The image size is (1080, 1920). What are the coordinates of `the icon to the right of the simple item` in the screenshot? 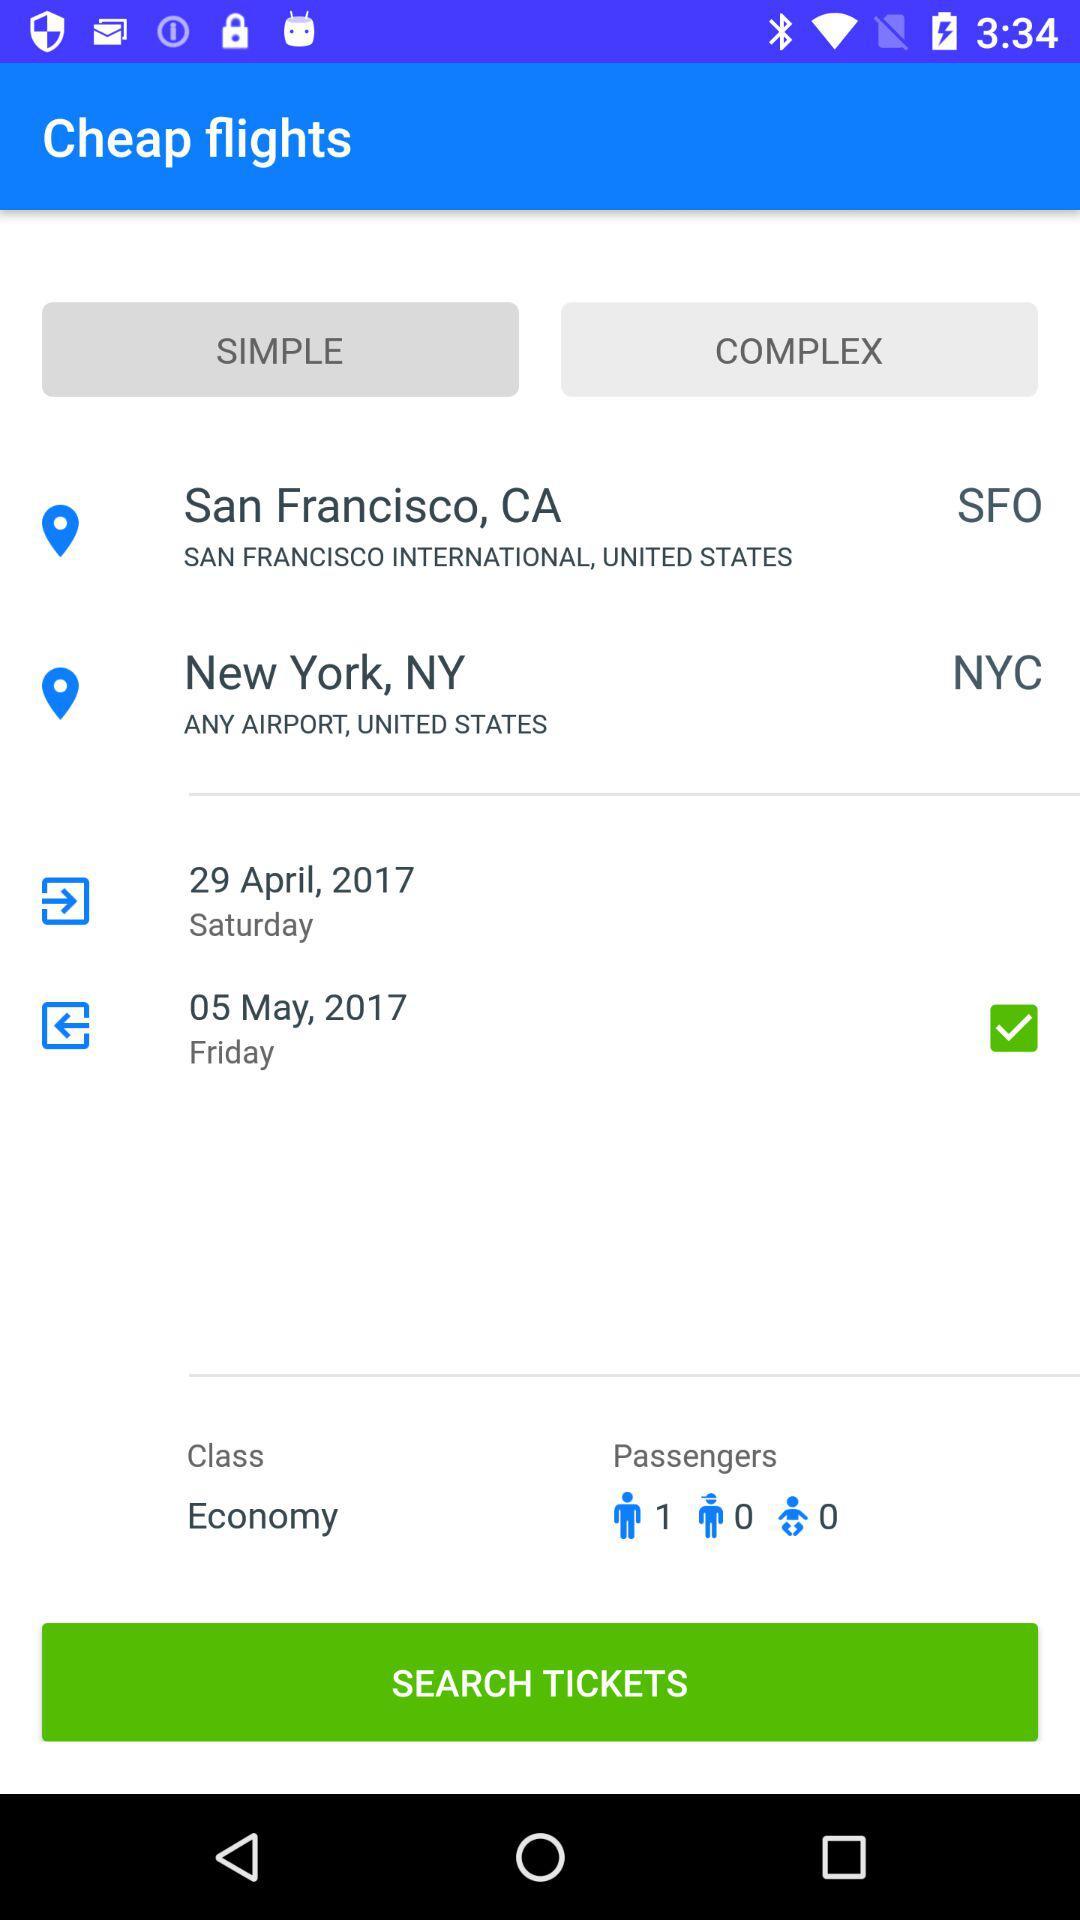 It's located at (798, 349).